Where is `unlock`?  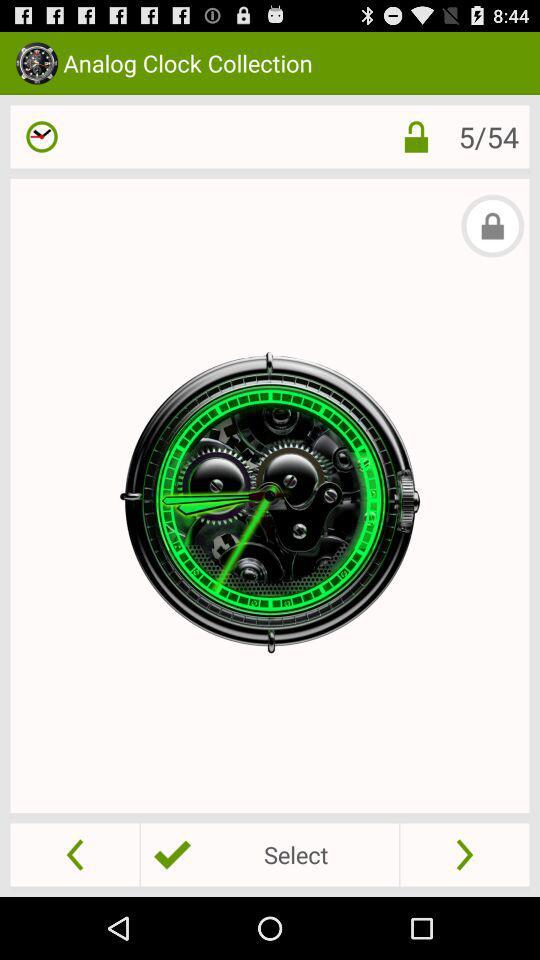
unlock is located at coordinates (415, 135).